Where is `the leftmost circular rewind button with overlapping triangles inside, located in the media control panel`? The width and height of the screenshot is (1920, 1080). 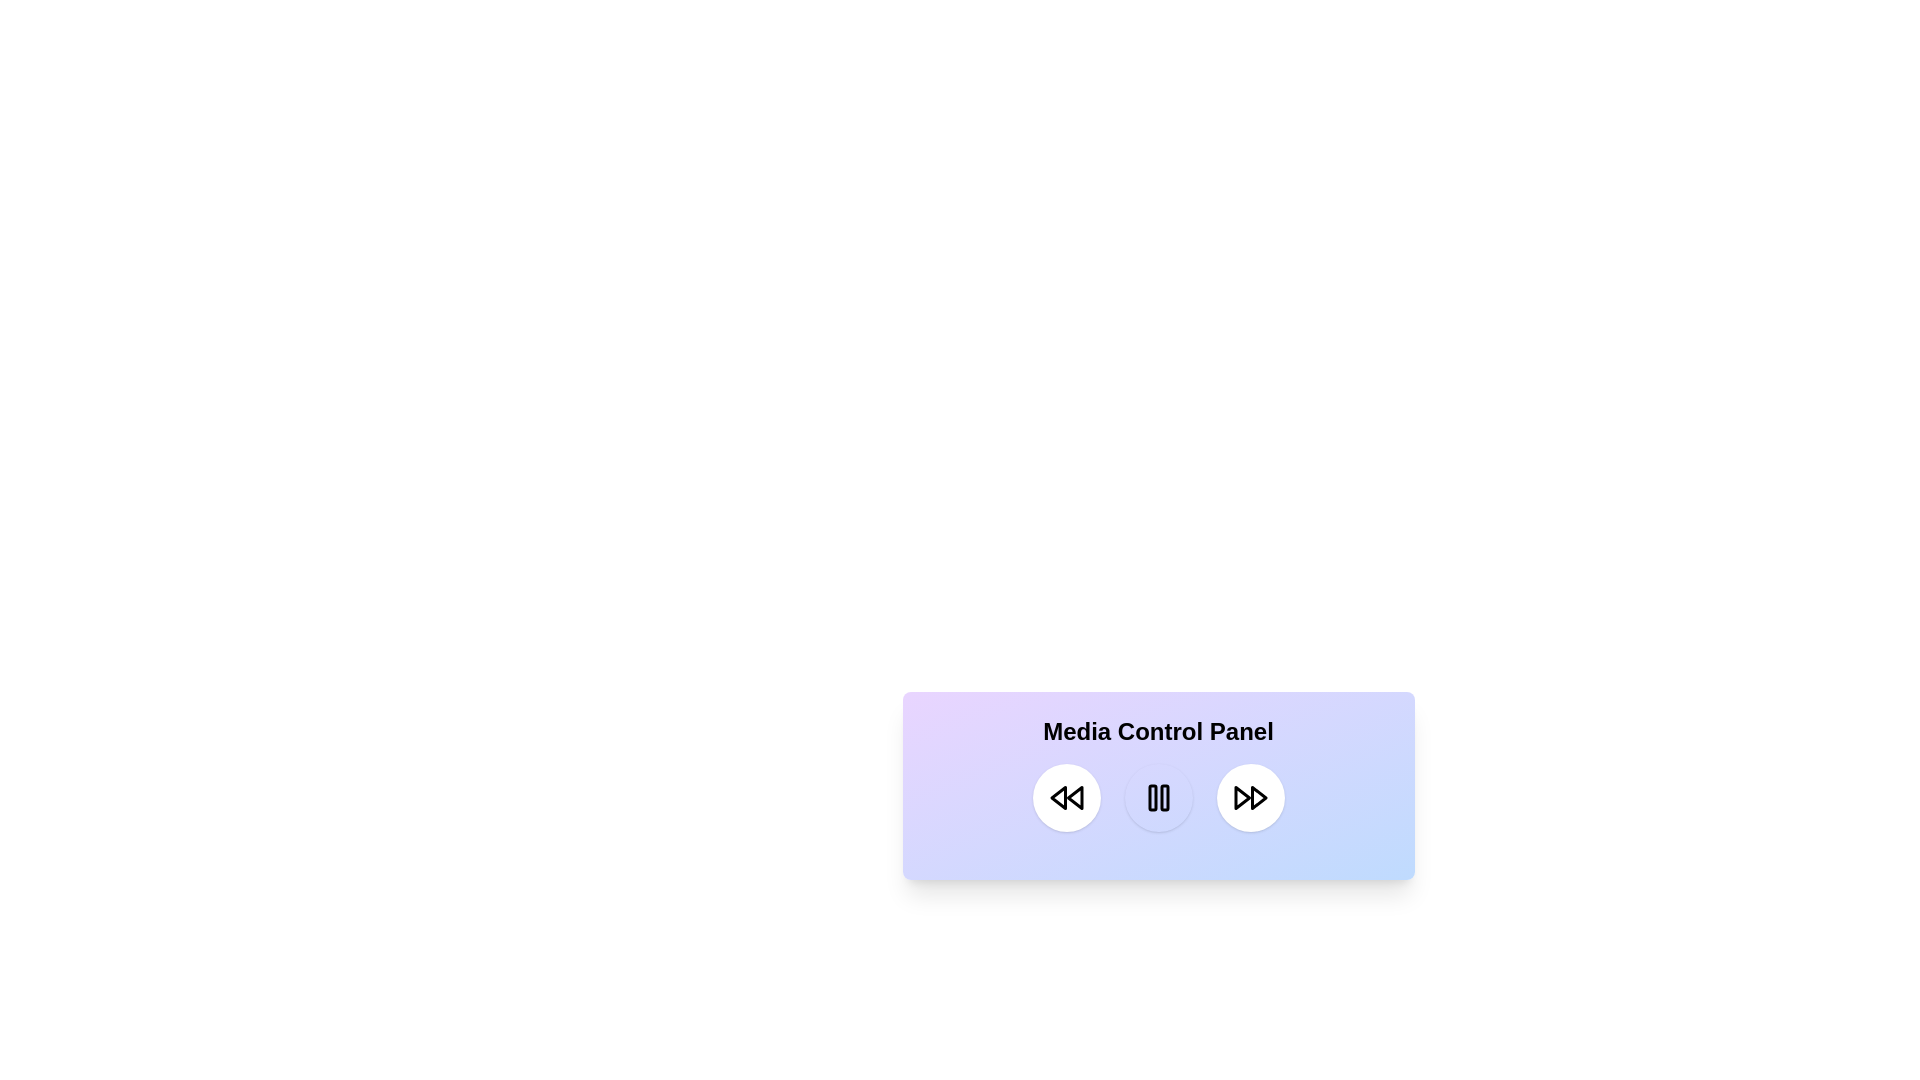 the leftmost circular rewind button with overlapping triangles inside, located in the media control panel is located at coordinates (1065, 797).